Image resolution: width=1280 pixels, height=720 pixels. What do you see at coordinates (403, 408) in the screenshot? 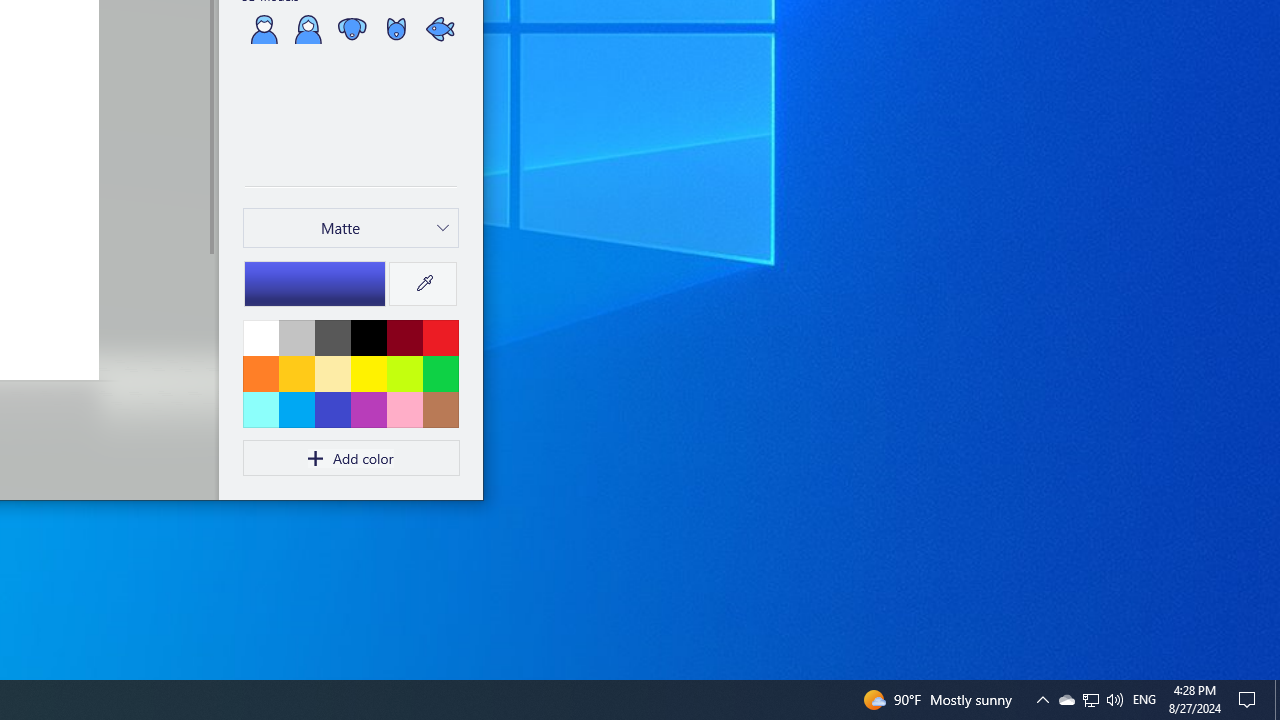
I see `'Rose'` at bounding box center [403, 408].